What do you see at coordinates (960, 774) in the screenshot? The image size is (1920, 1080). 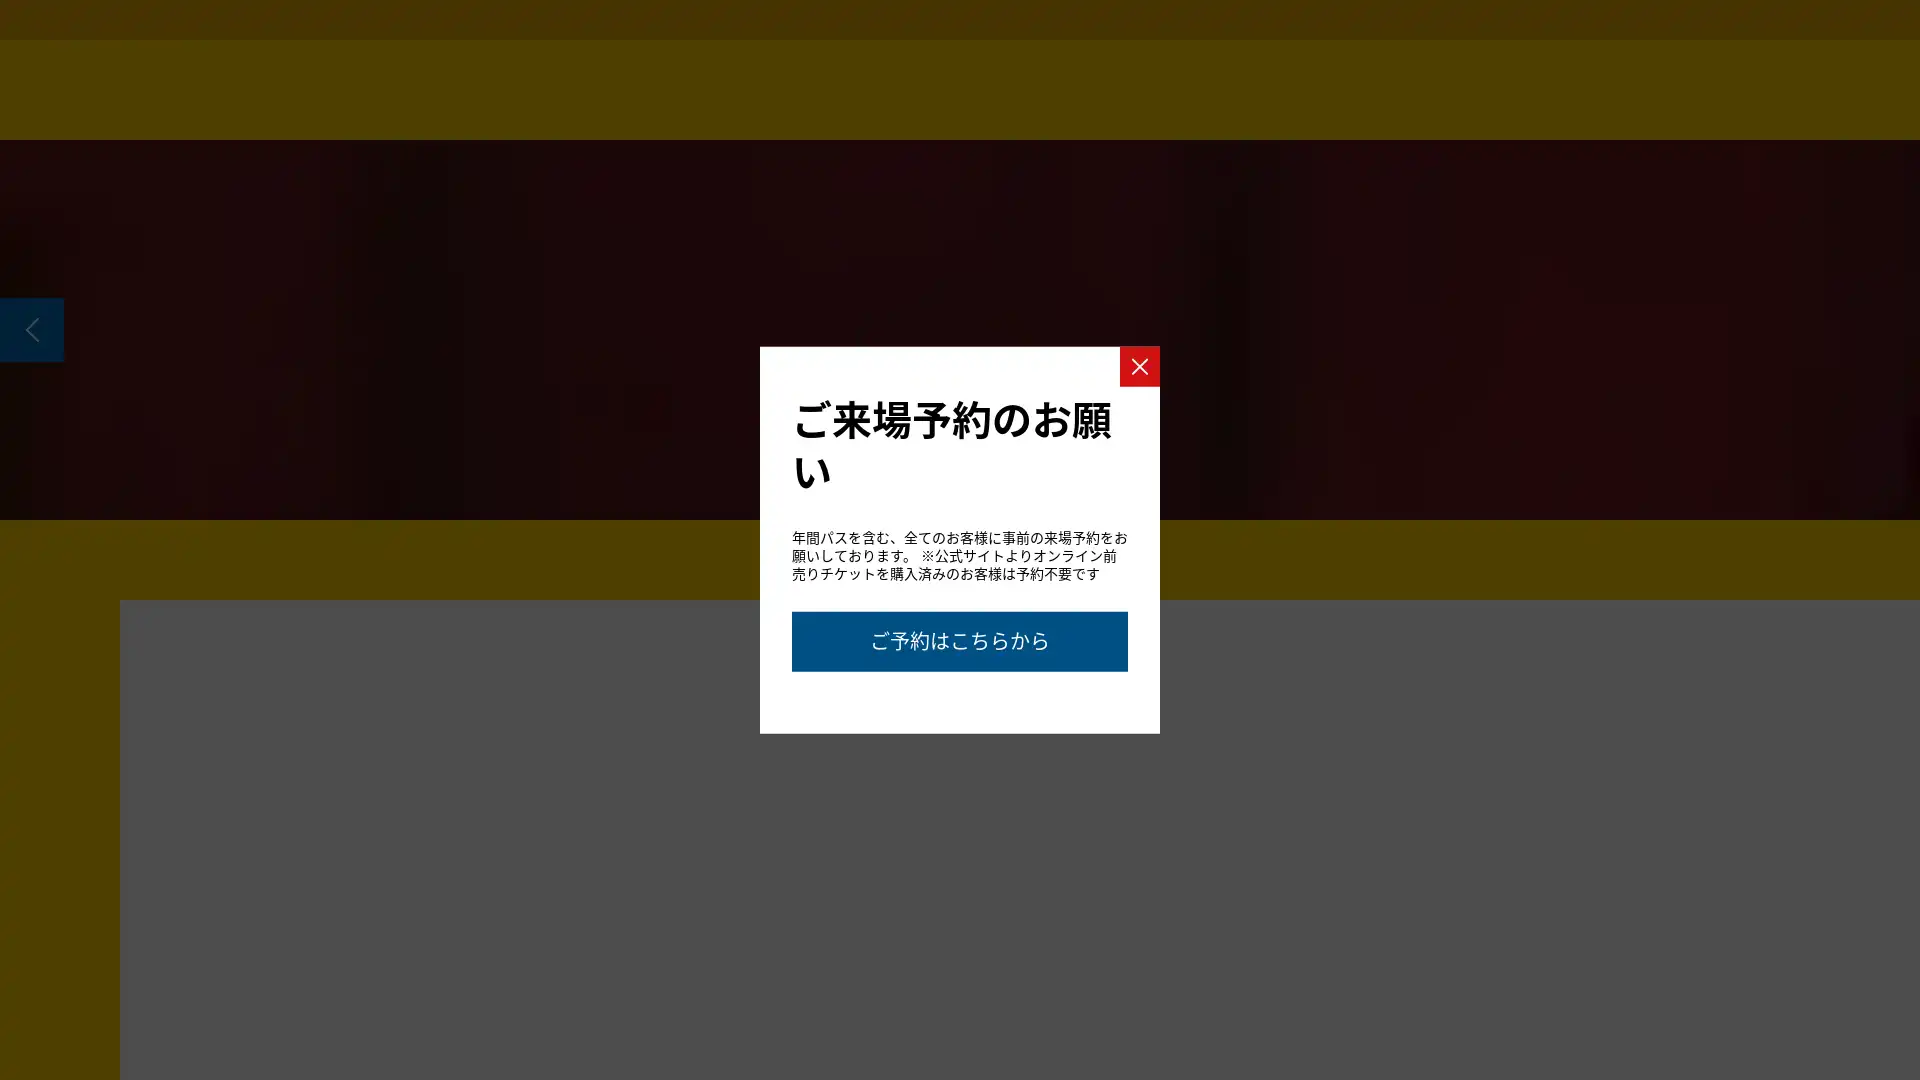 I see `Go to slide 2` at bounding box center [960, 774].